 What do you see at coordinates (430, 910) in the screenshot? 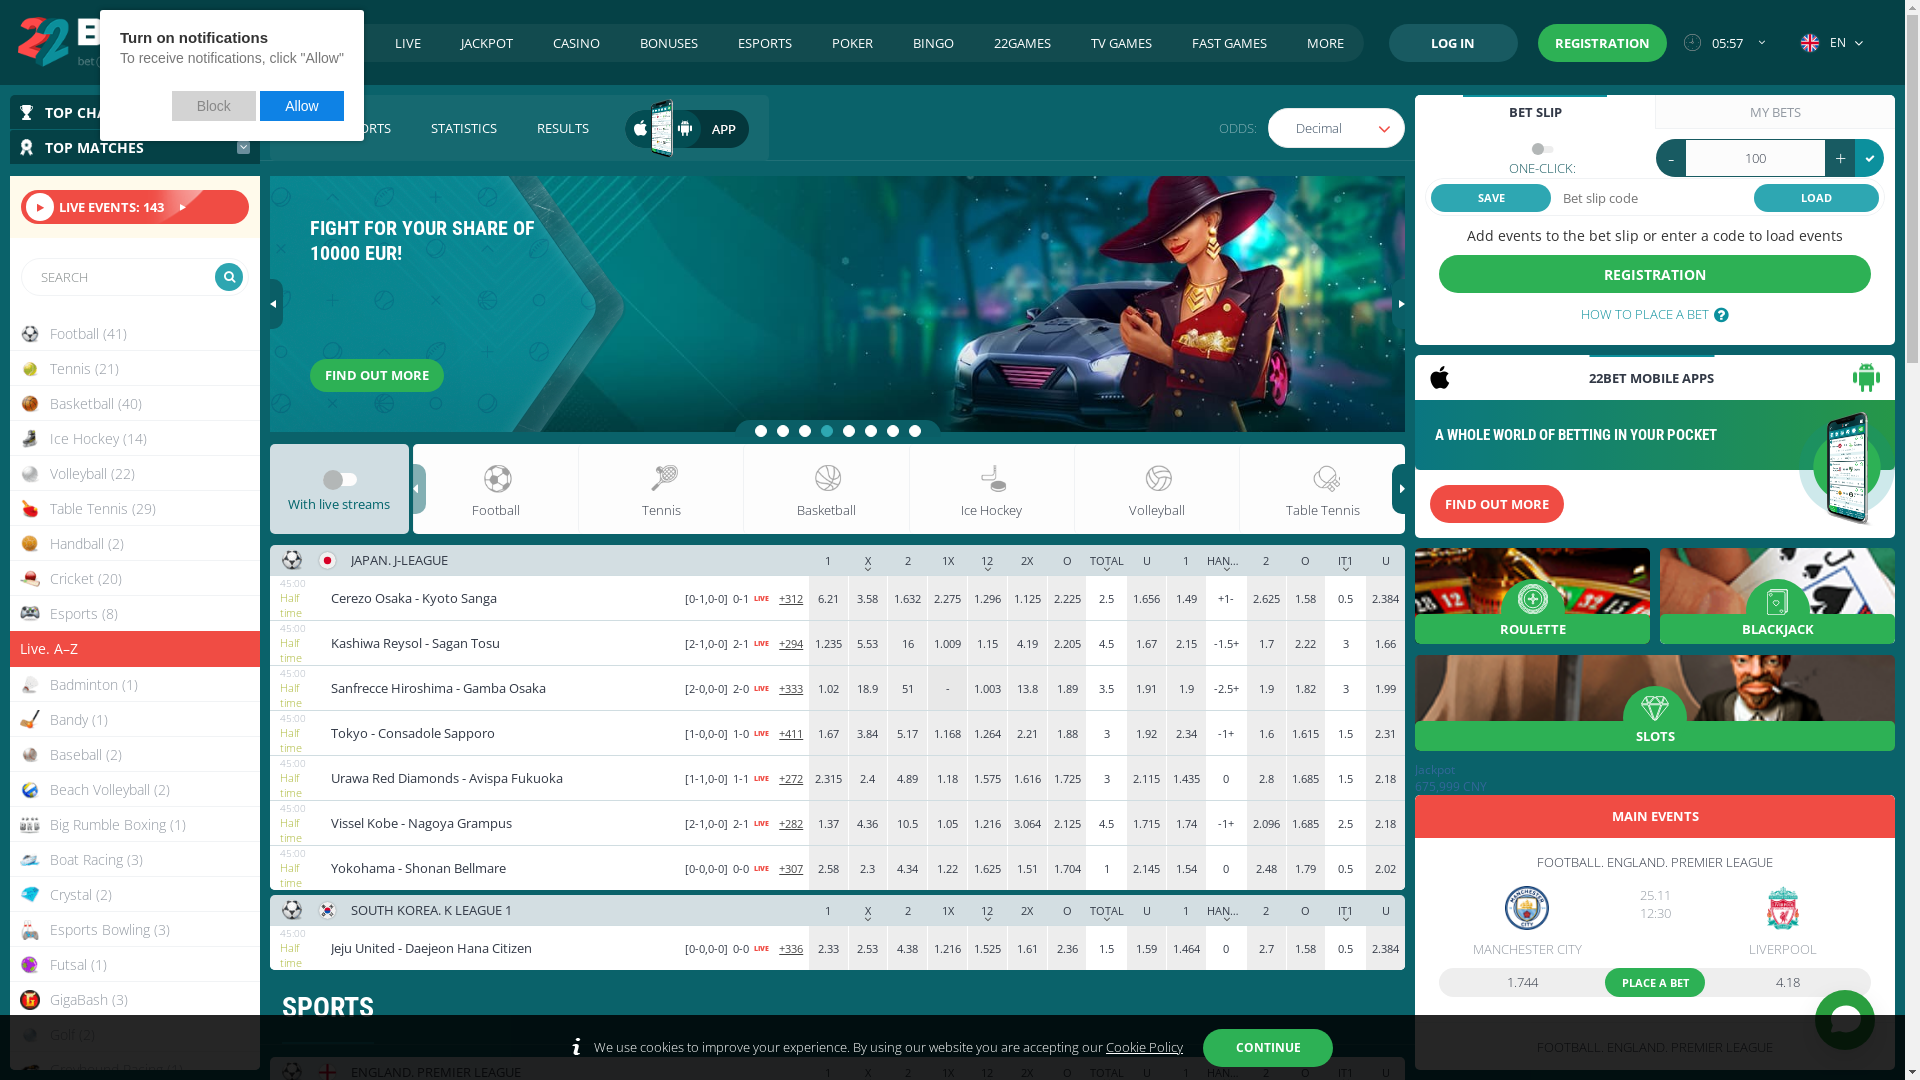
I see `'SOUTH KOREA. K LEAGUE 1'` at bounding box center [430, 910].